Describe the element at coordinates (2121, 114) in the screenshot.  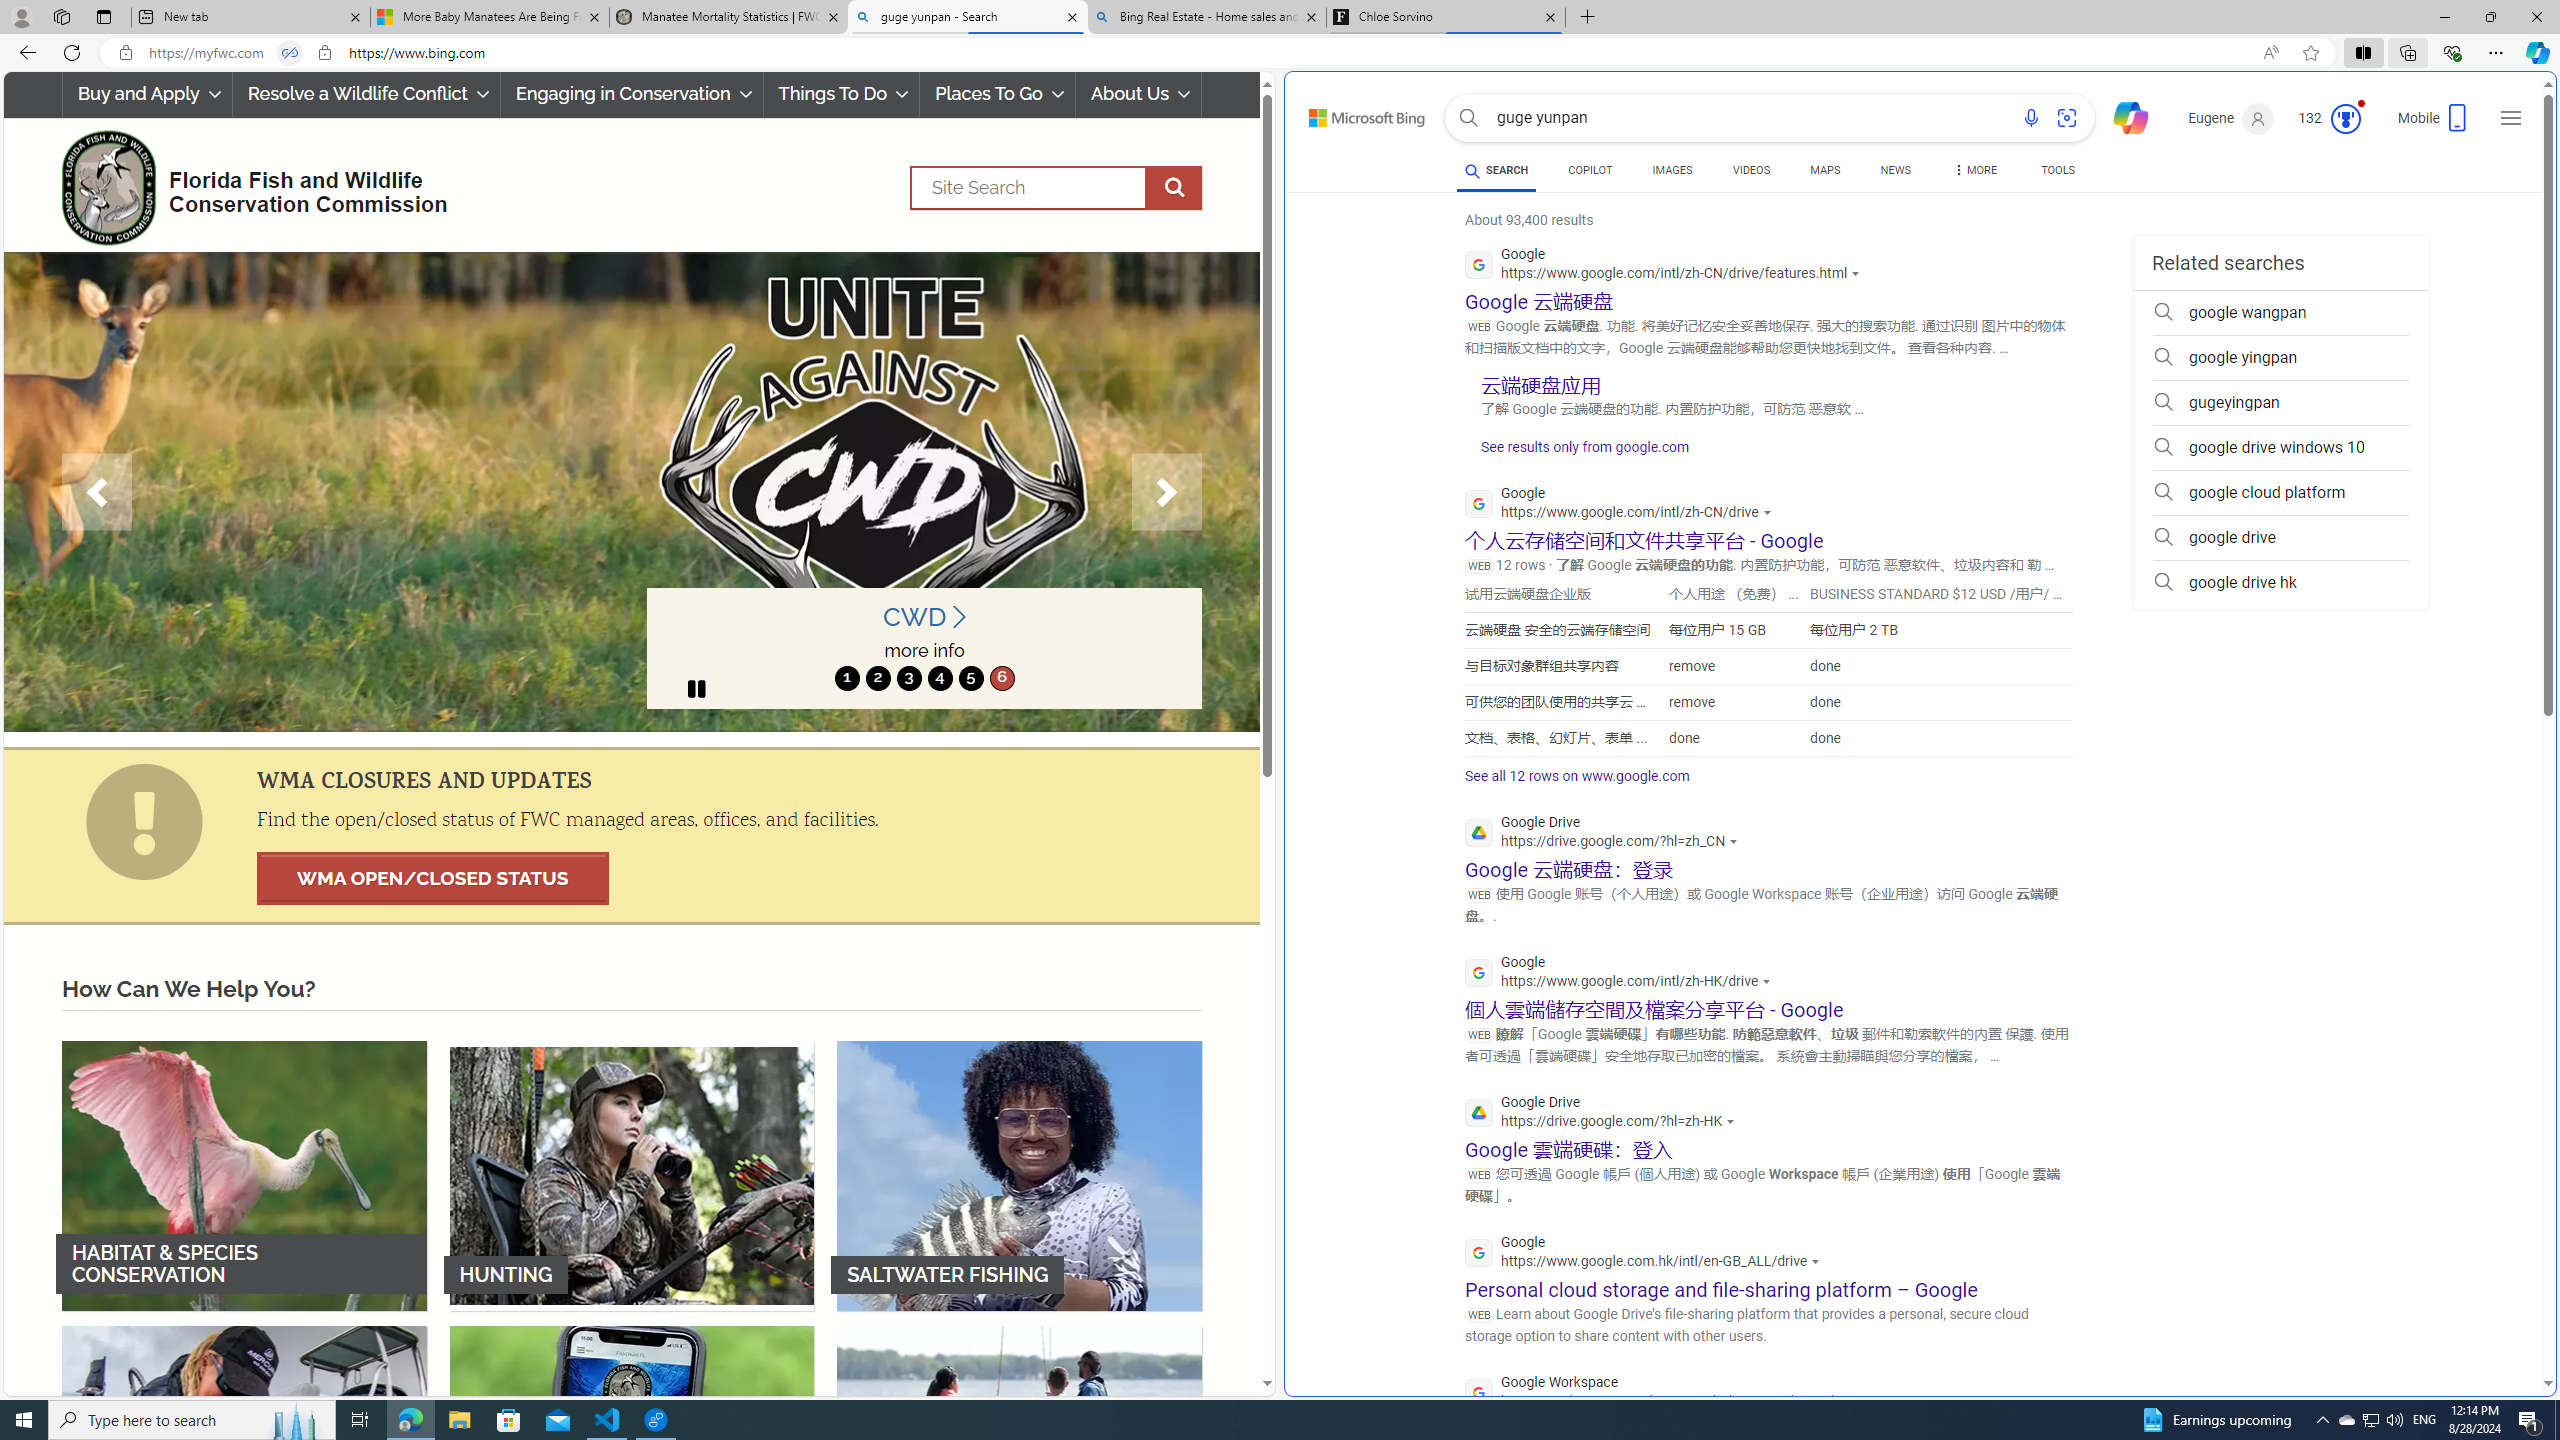
I see `'Chat'` at that location.